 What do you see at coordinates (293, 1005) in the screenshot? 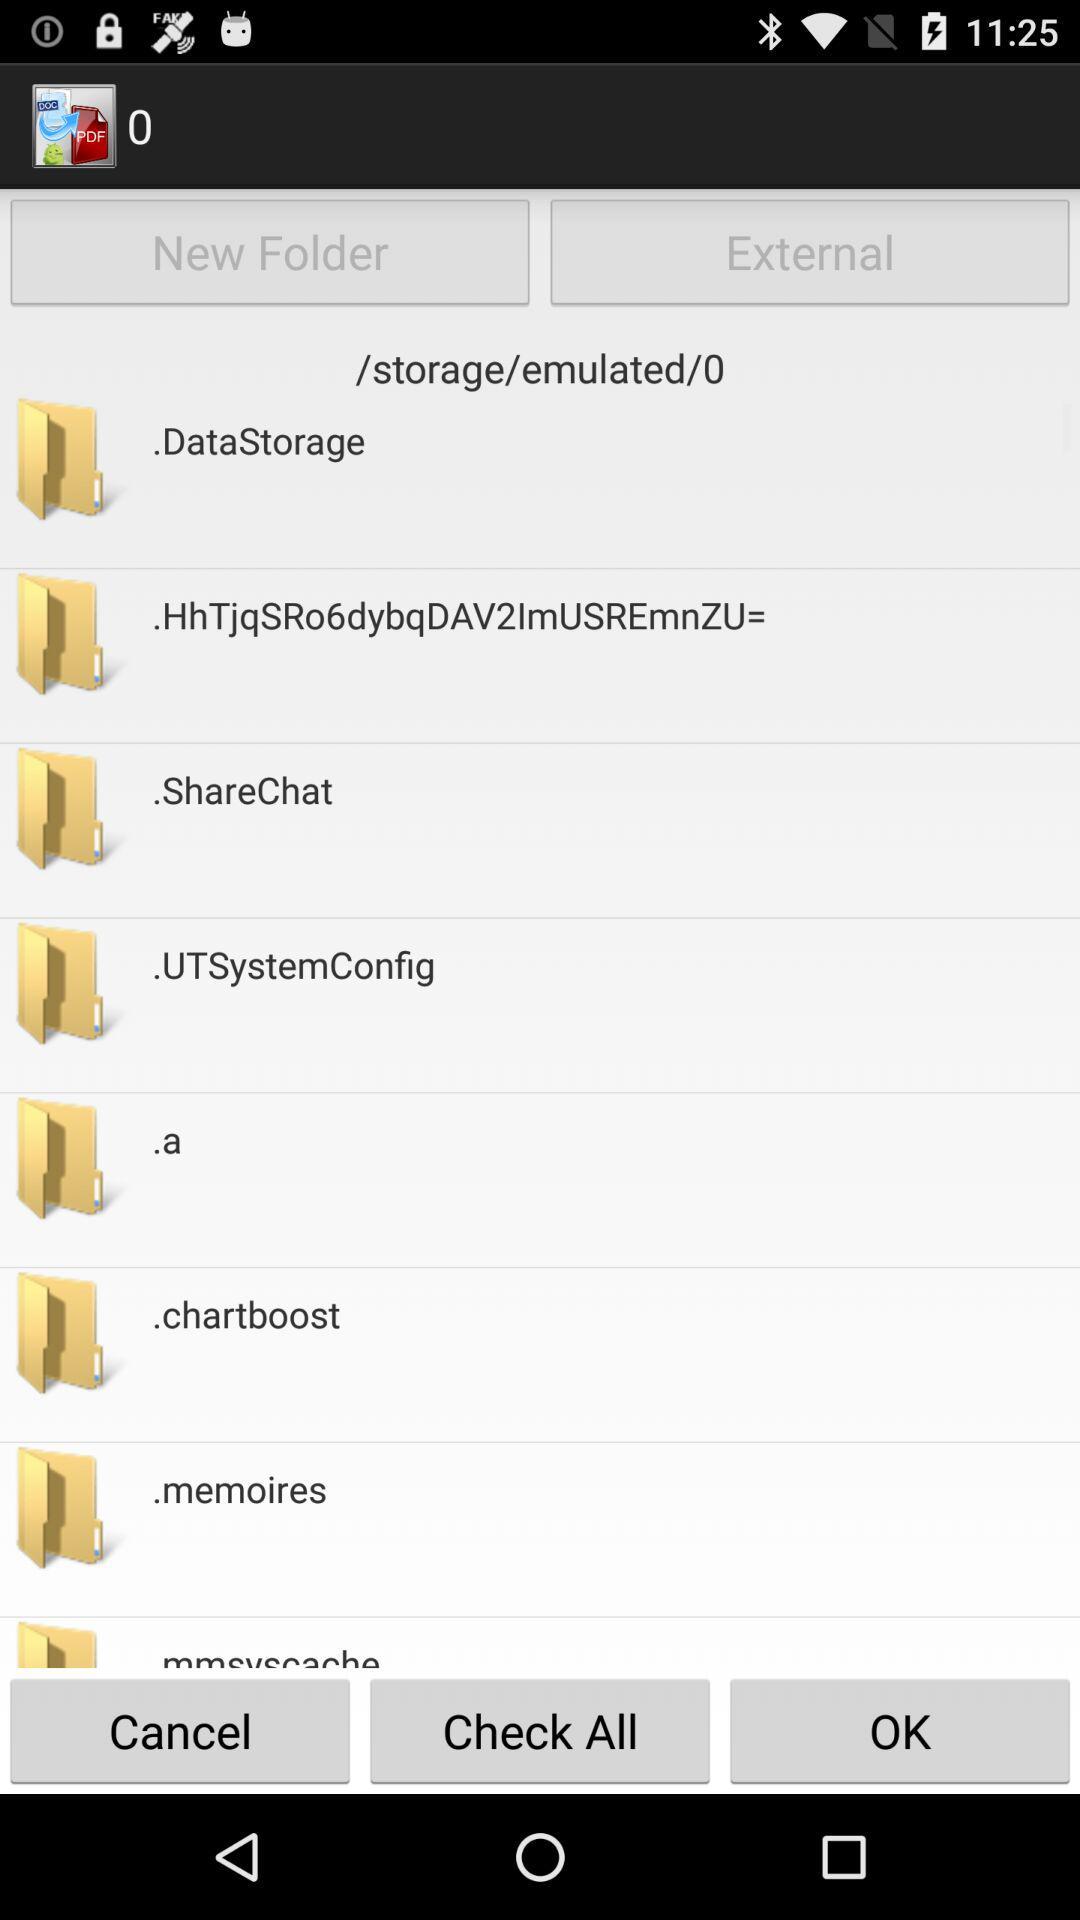
I see `the app below the .sharechat` at bounding box center [293, 1005].